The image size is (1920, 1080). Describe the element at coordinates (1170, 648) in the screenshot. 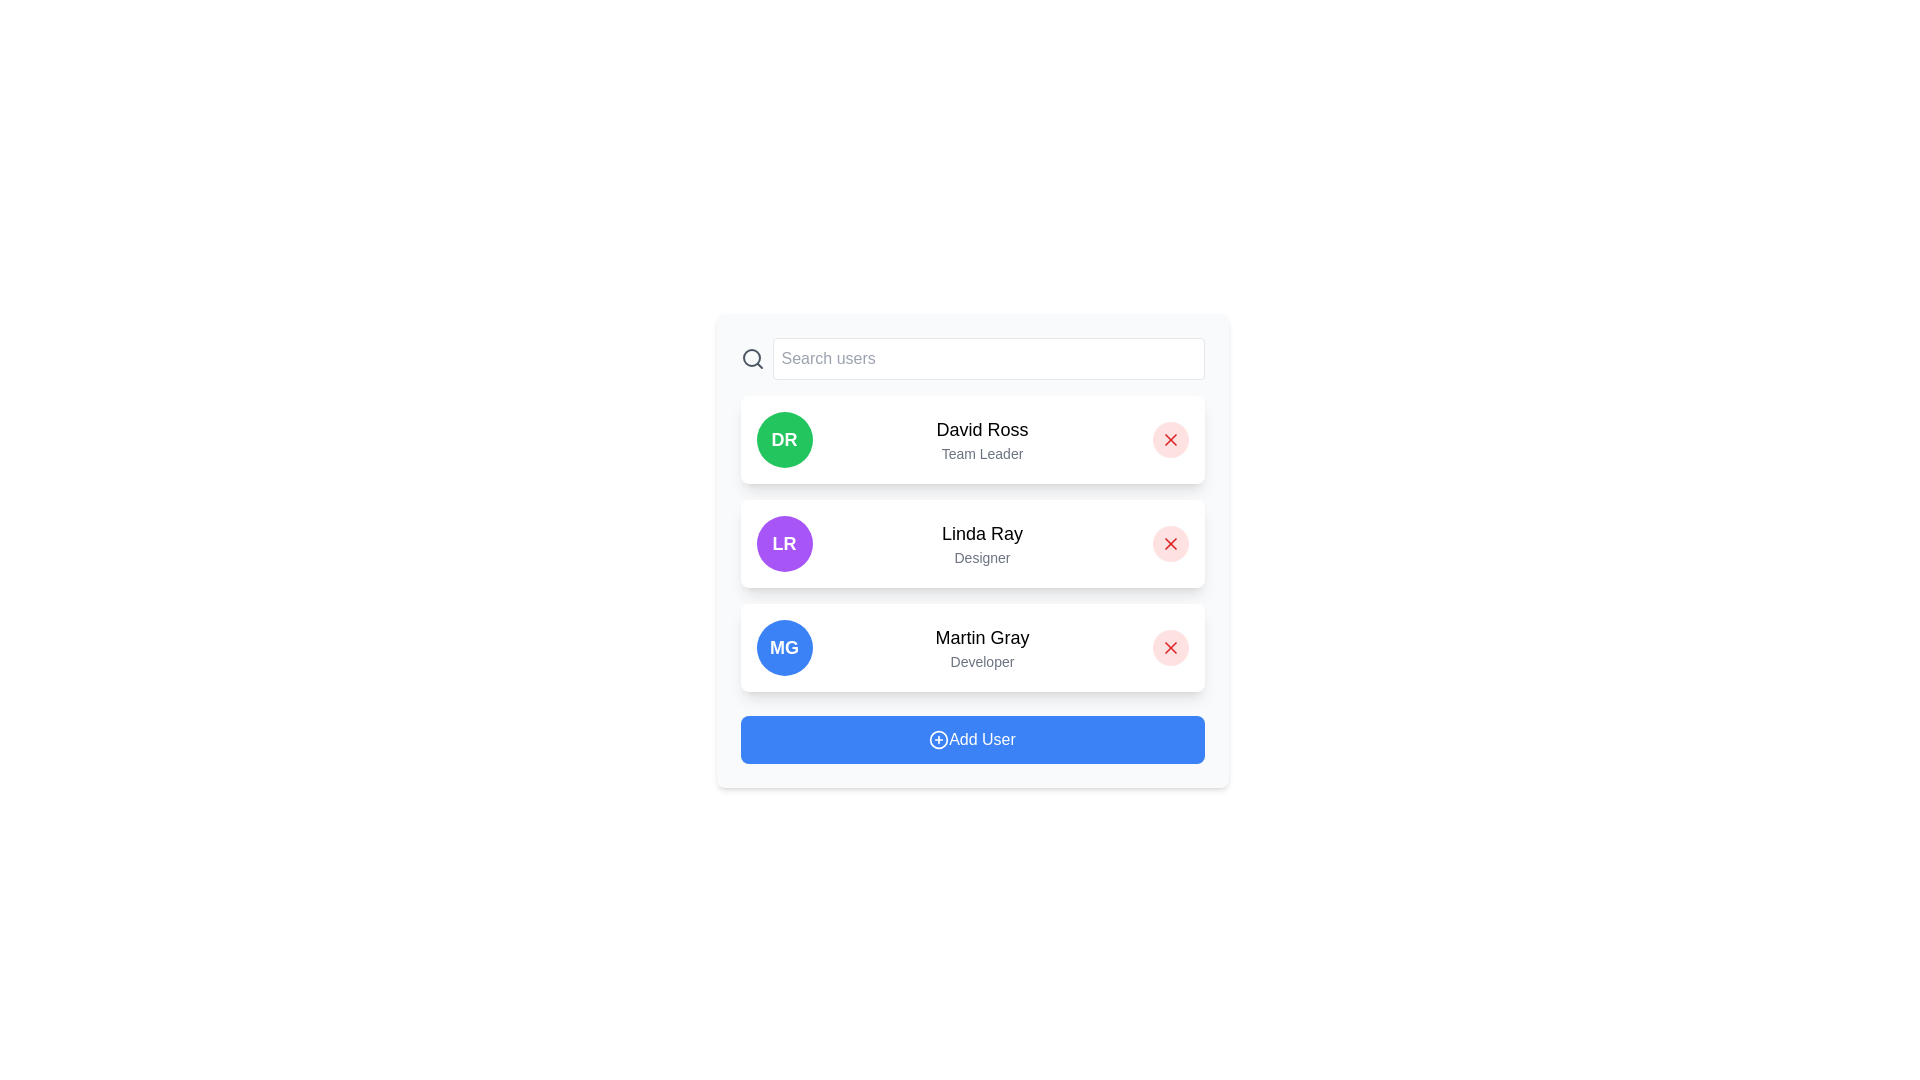

I see `the third close icon on the far-right side of the user list item labeled 'Martin Gray'` at that location.